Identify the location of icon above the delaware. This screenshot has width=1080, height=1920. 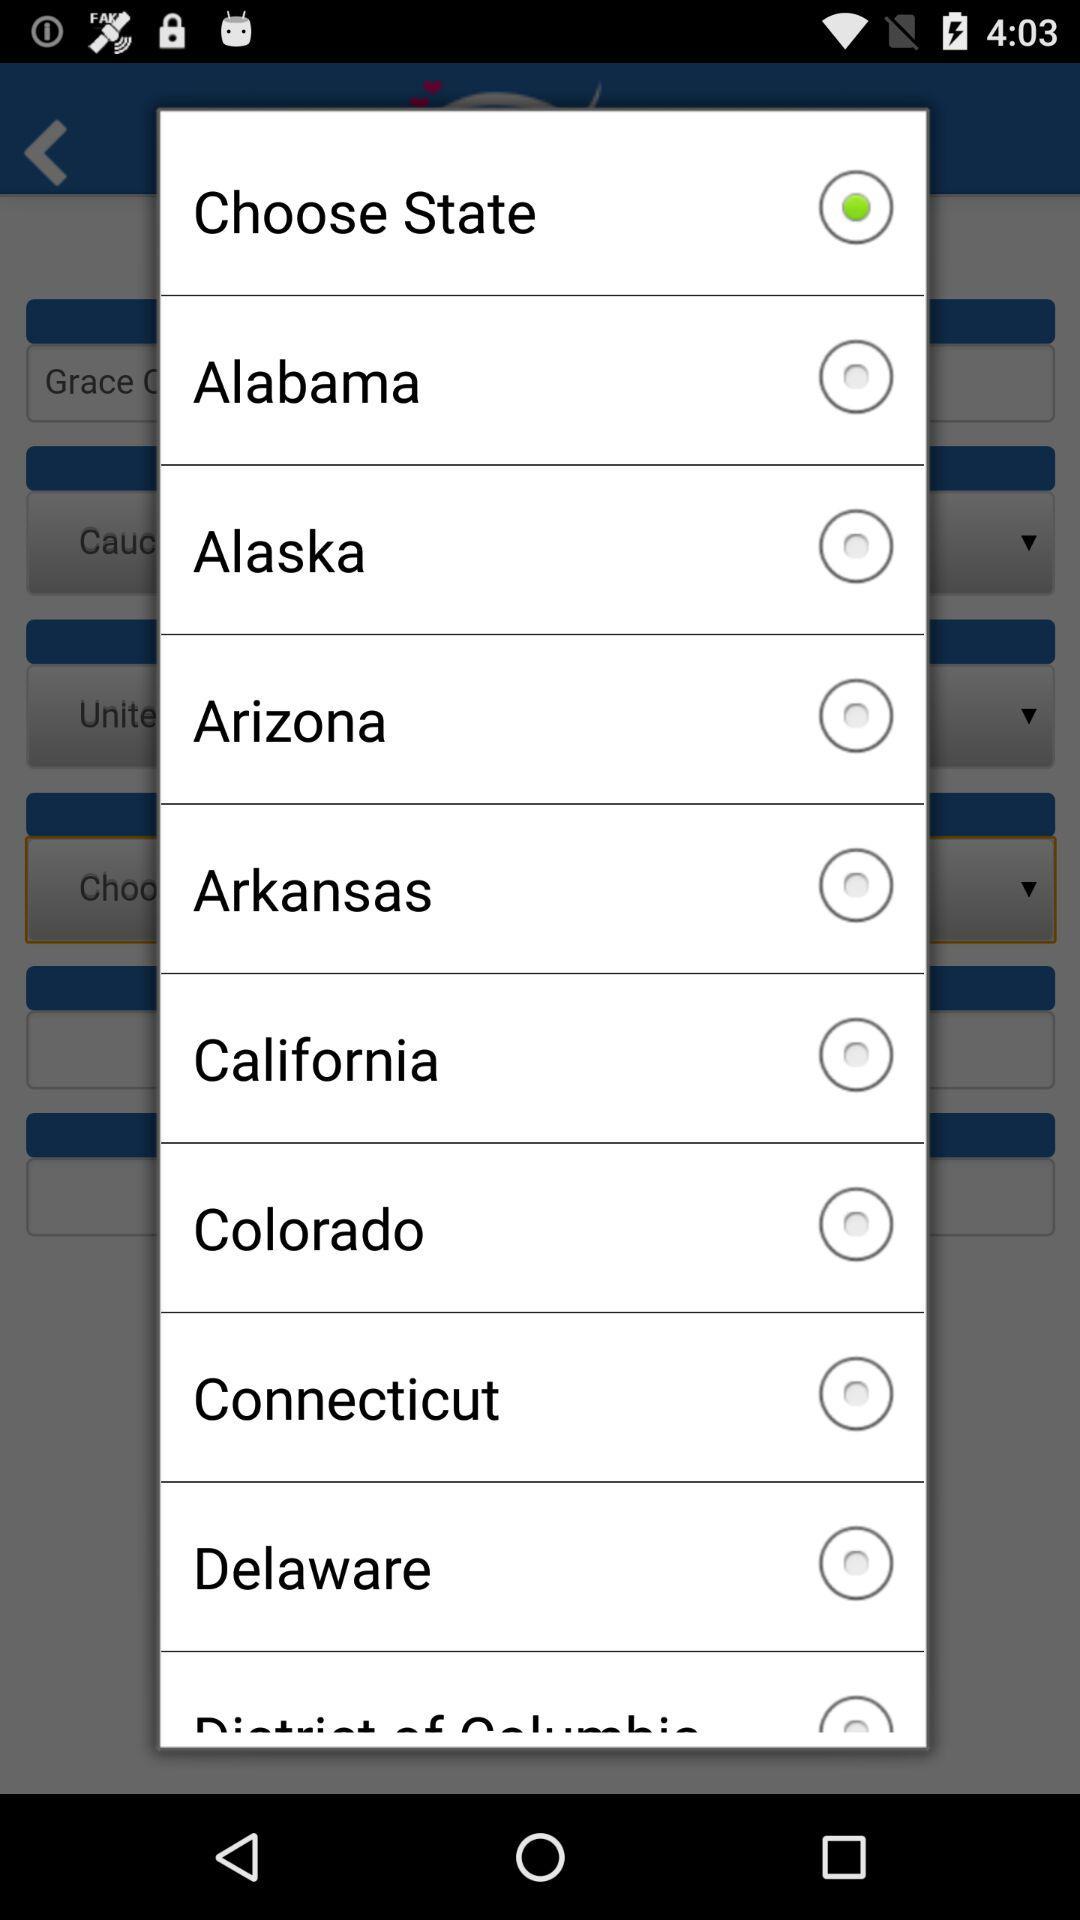
(542, 1396).